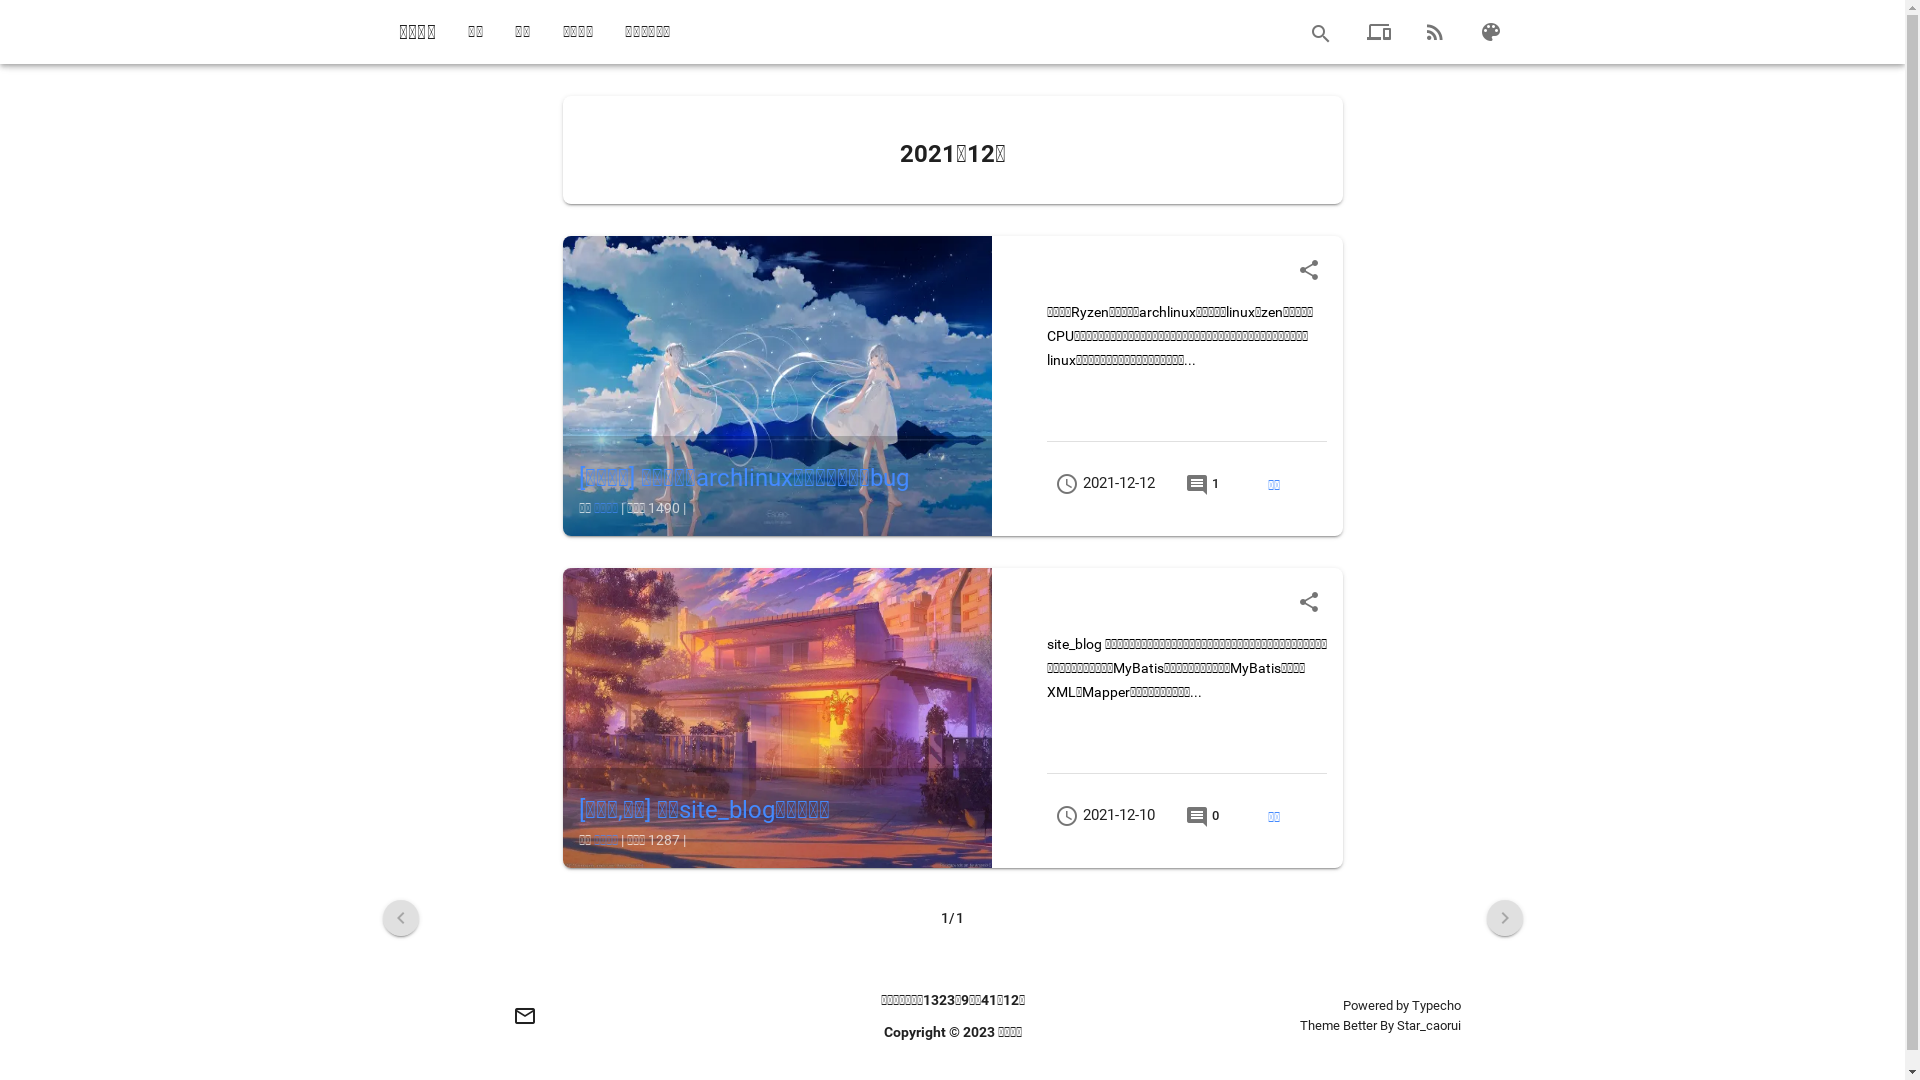 Image resolution: width=1920 pixels, height=1080 pixels. Describe the element at coordinates (1320, 34) in the screenshot. I see `'search'` at that location.